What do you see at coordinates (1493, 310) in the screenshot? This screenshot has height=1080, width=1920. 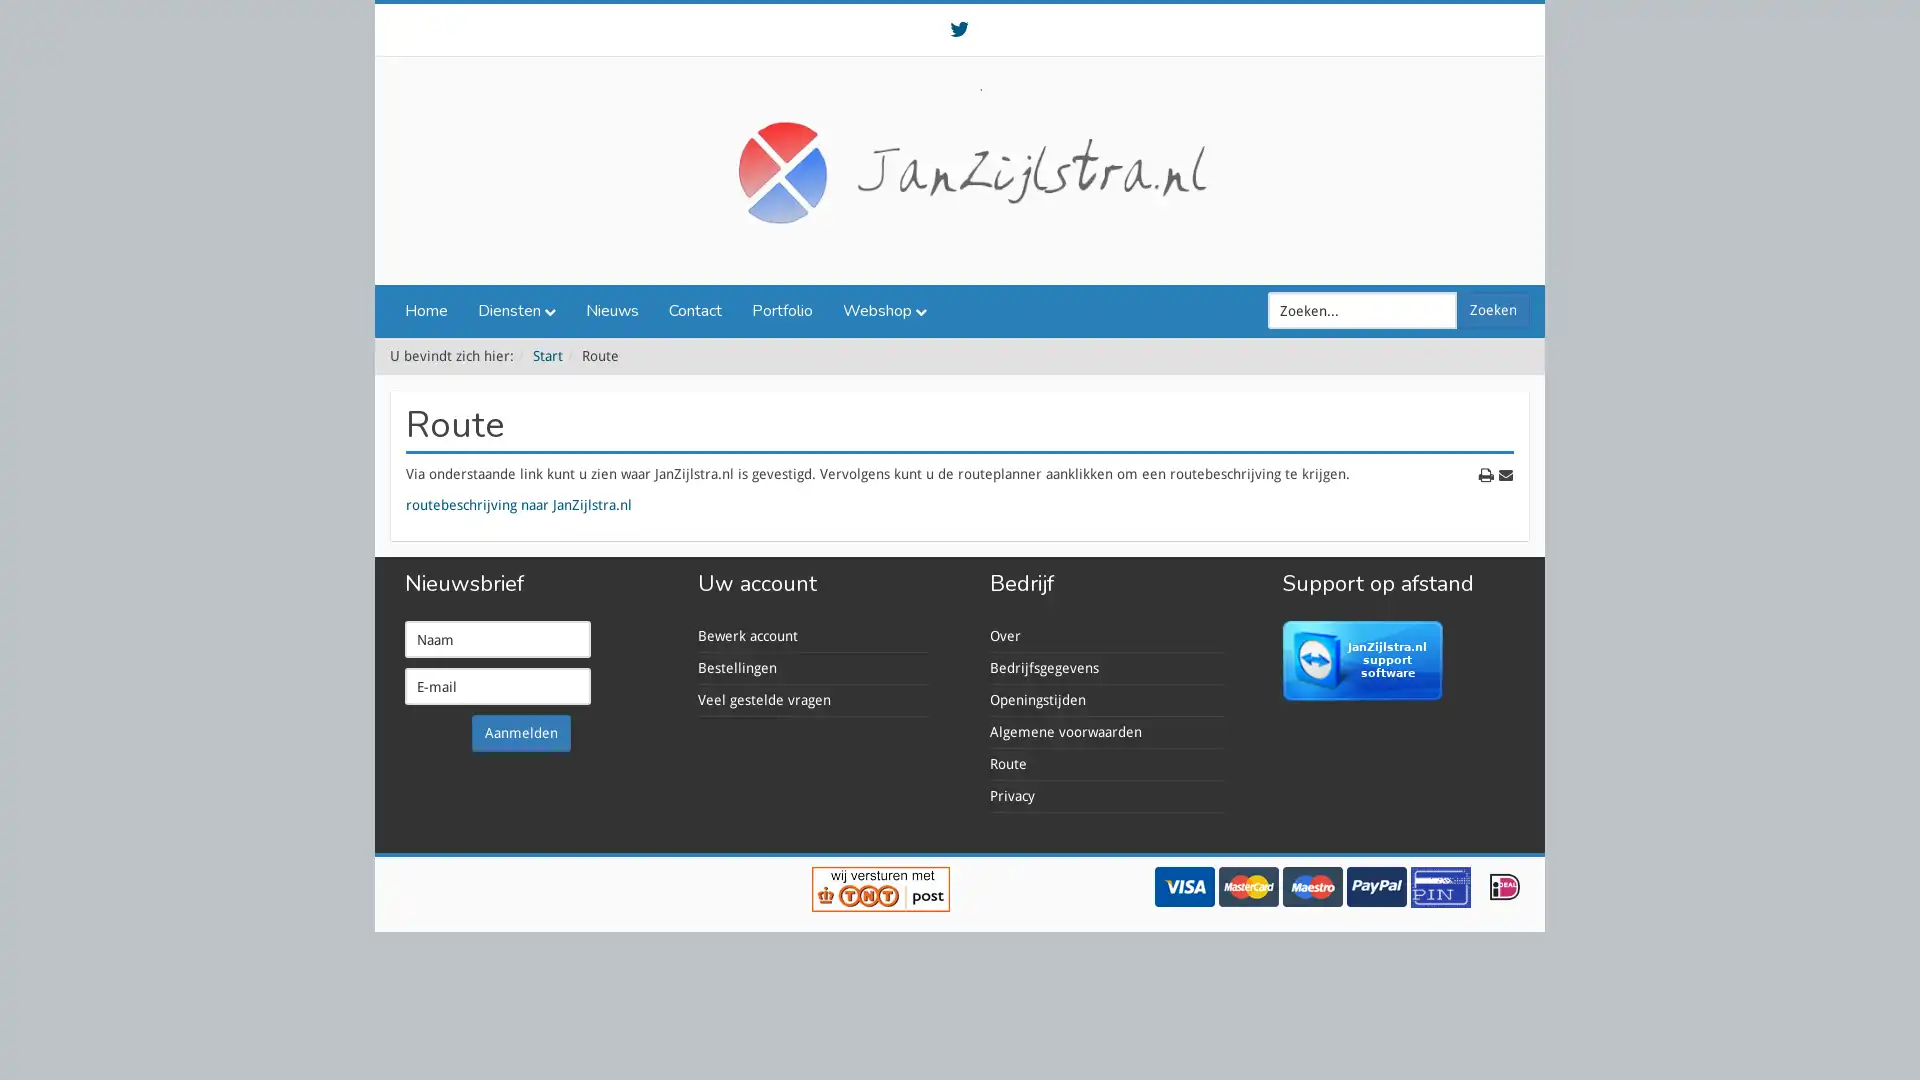 I see `Zoeken` at bounding box center [1493, 310].